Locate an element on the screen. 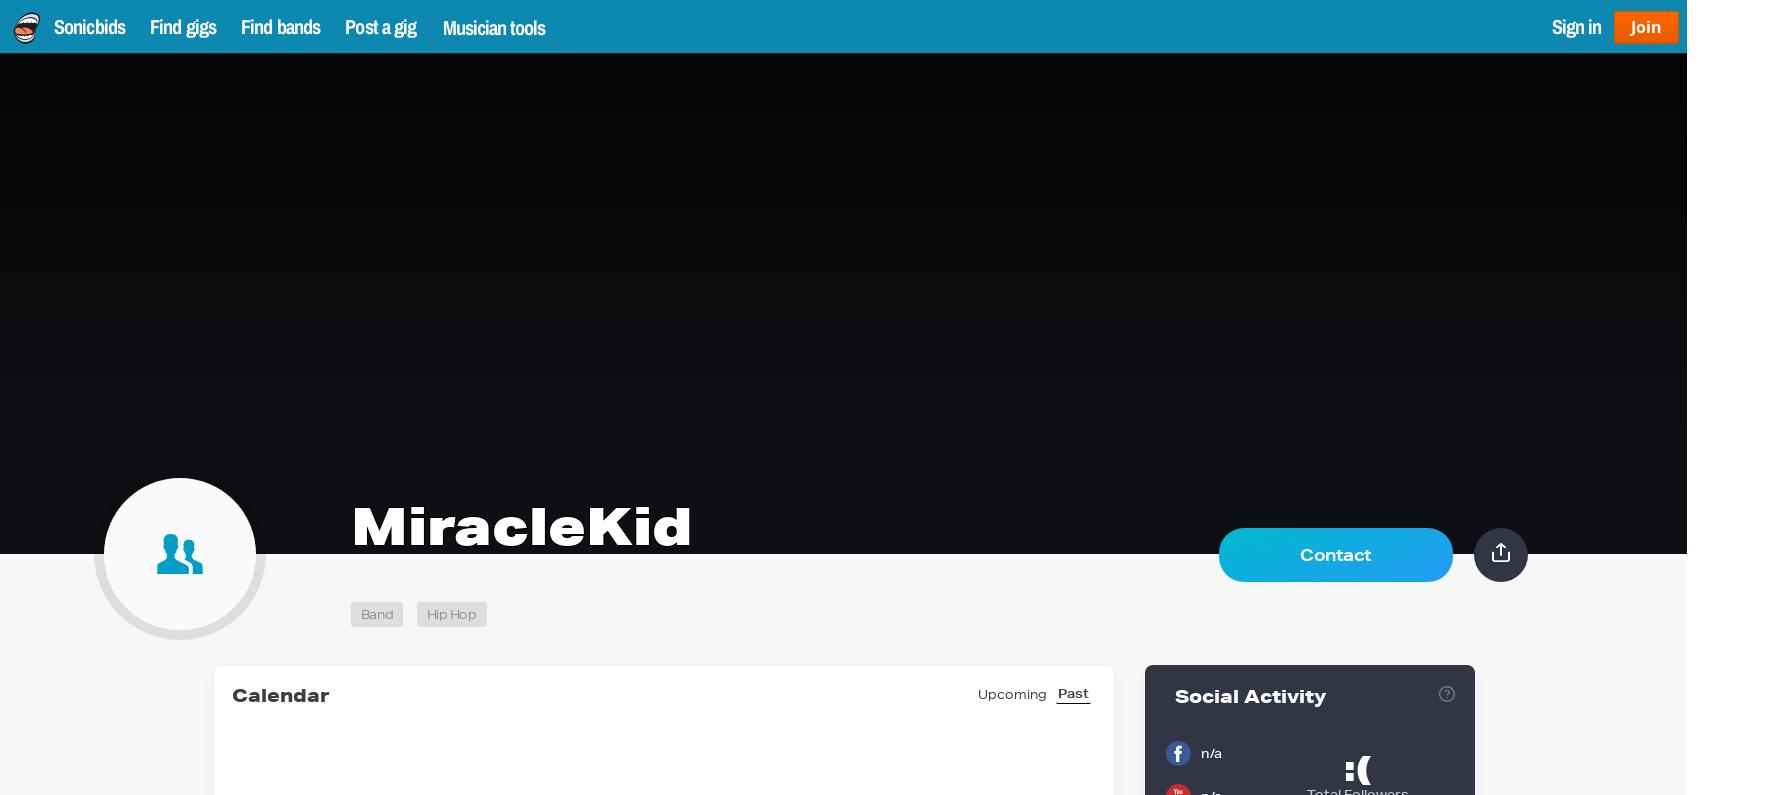  'Musician tools' is located at coordinates (493, 25).